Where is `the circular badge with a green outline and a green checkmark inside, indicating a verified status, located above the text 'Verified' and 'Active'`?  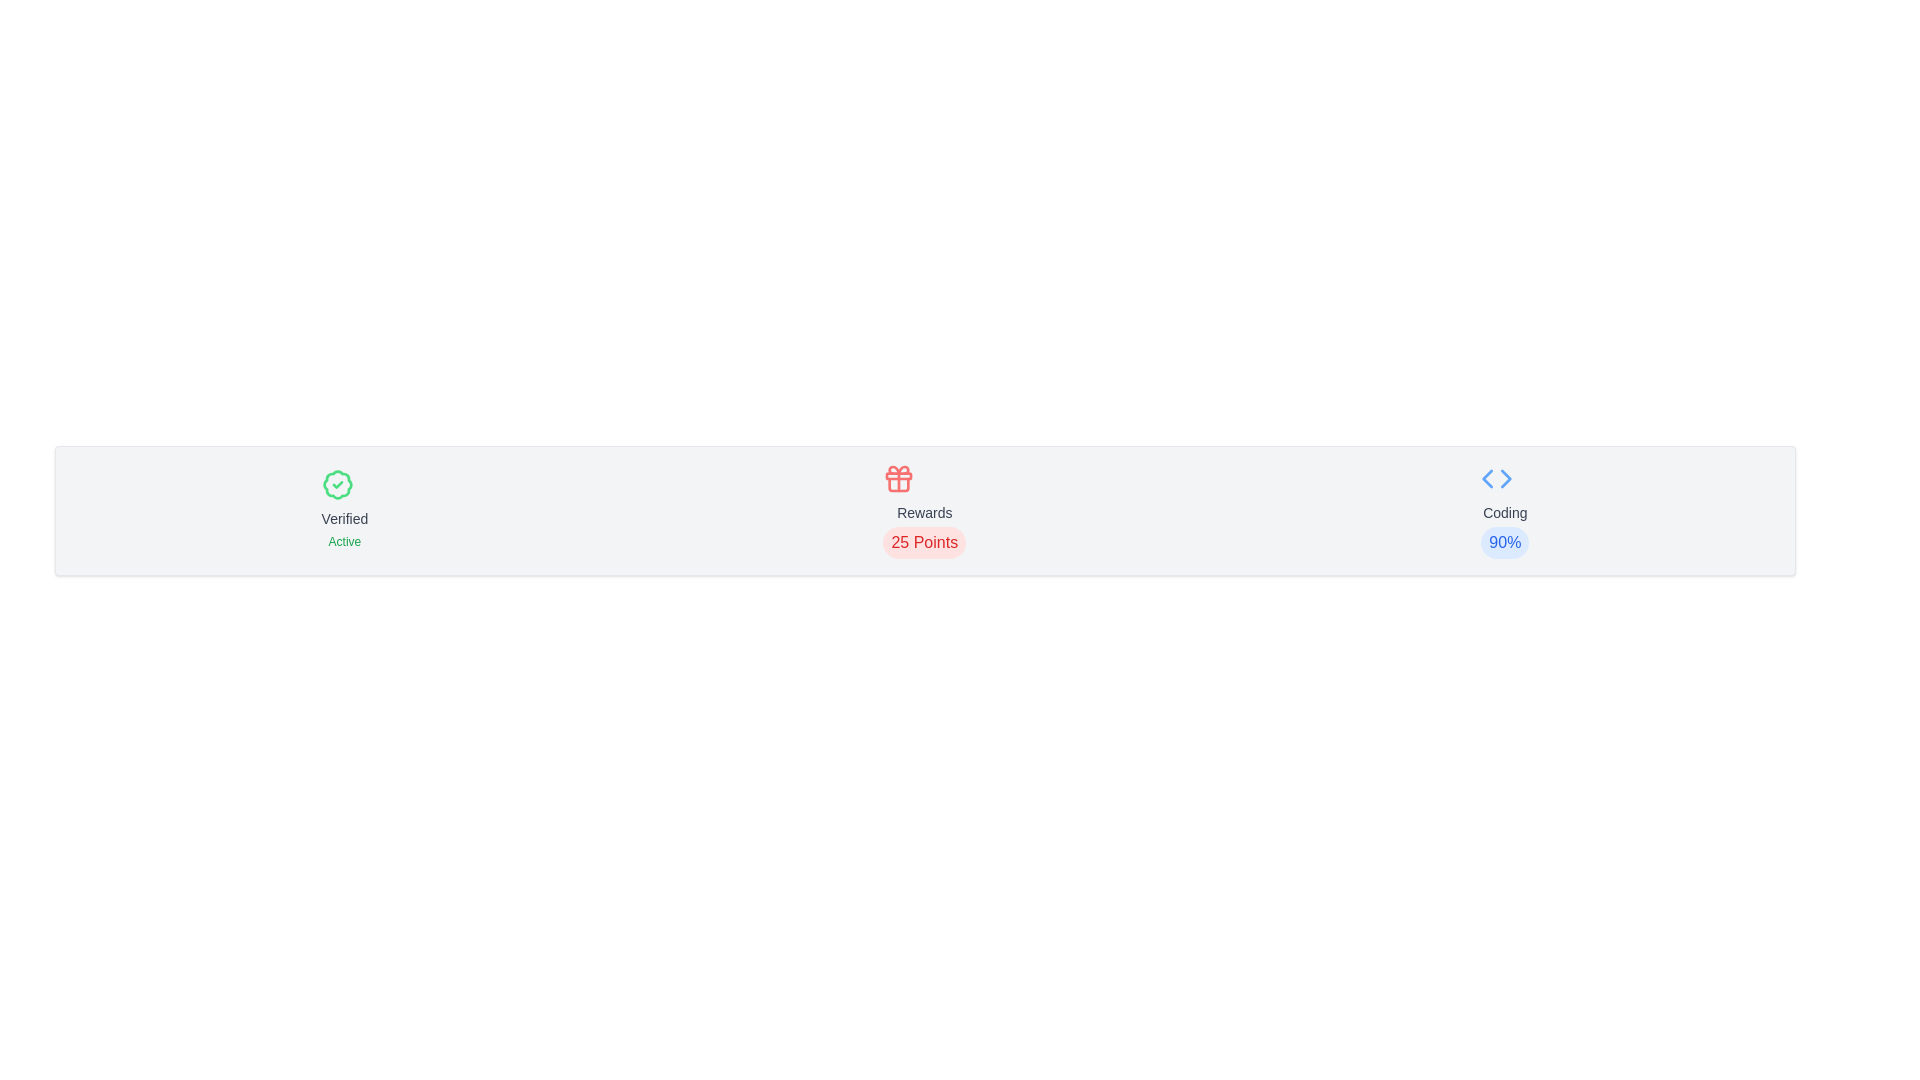
the circular badge with a green outline and a green checkmark inside, indicating a verified status, located above the text 'Verified' and 'Active' is located at coordinates (337, 485).